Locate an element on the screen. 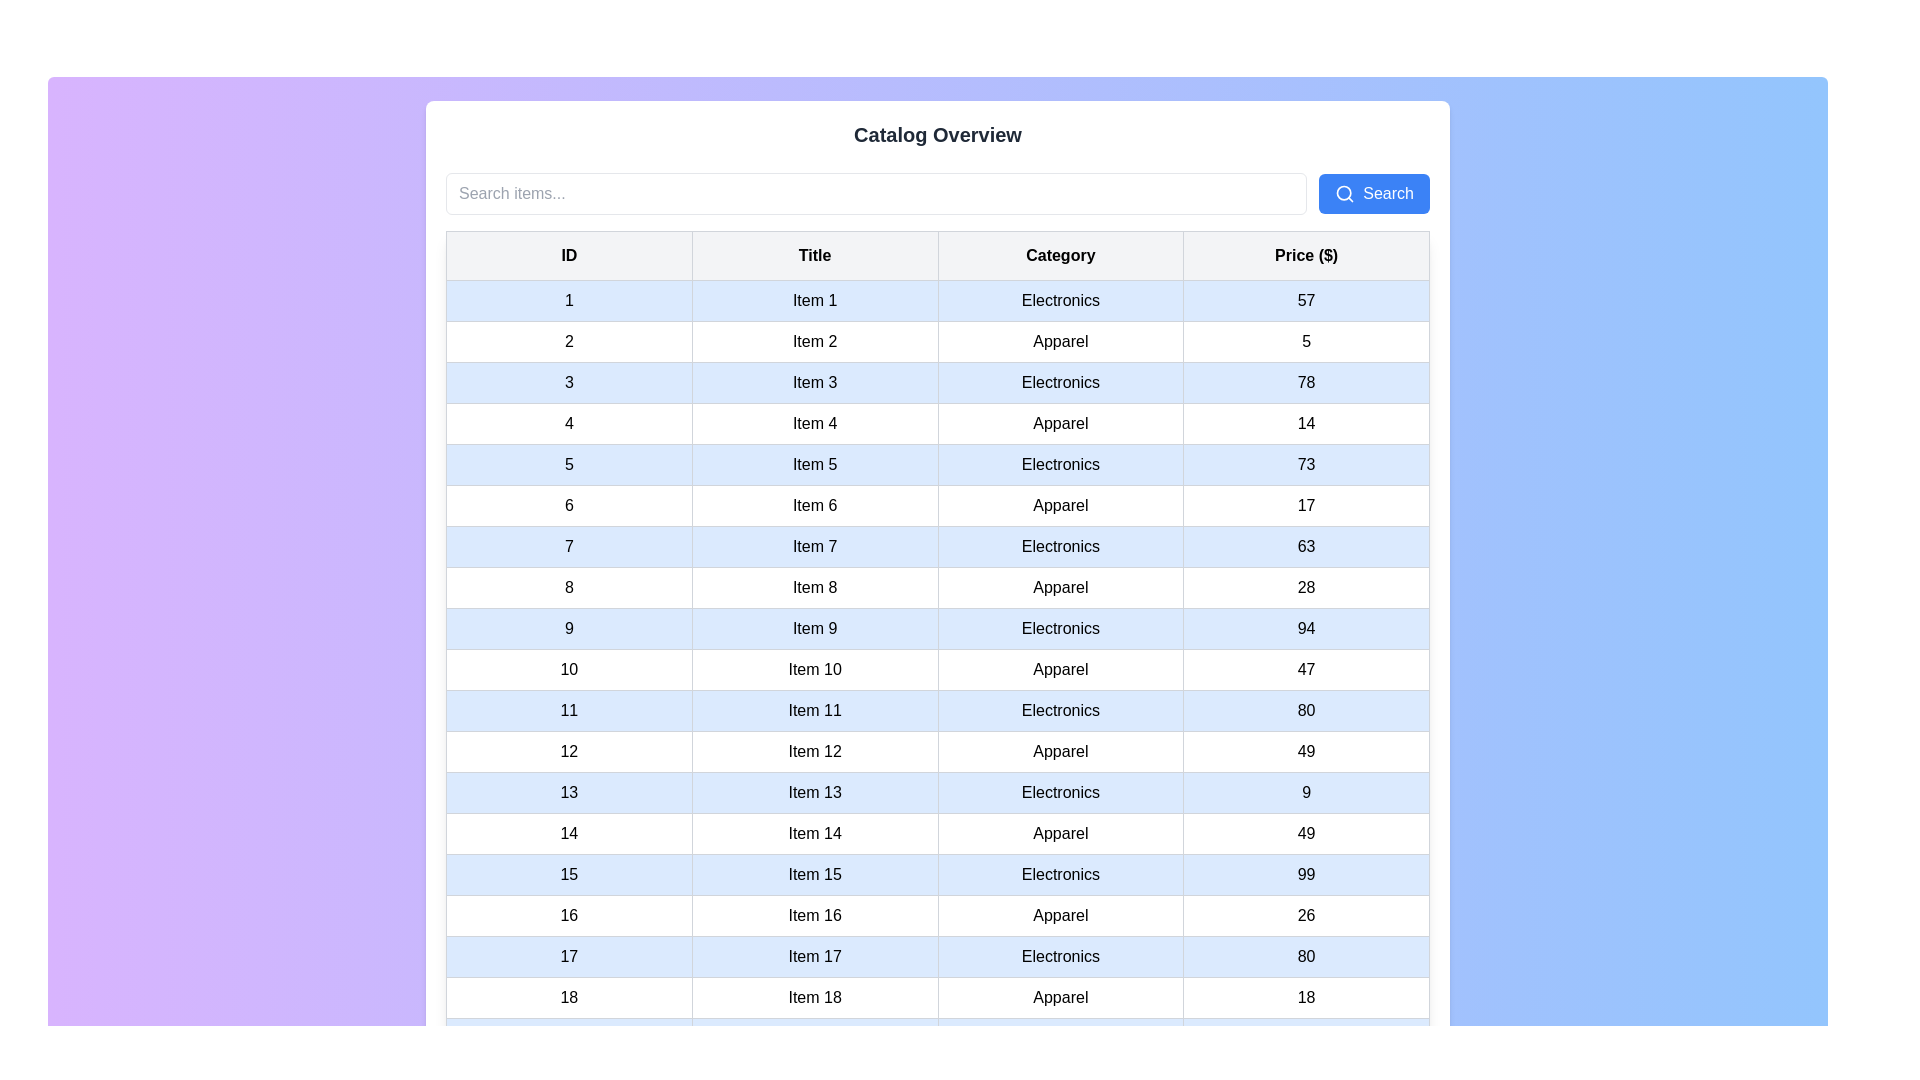 The width and height of the screenshot is (1920, 1080). the Text label displaying the number '49', which is located in the last column under the 'Price ($)' header at row 12 of the tabular data is located at coordinates (1306, 752).